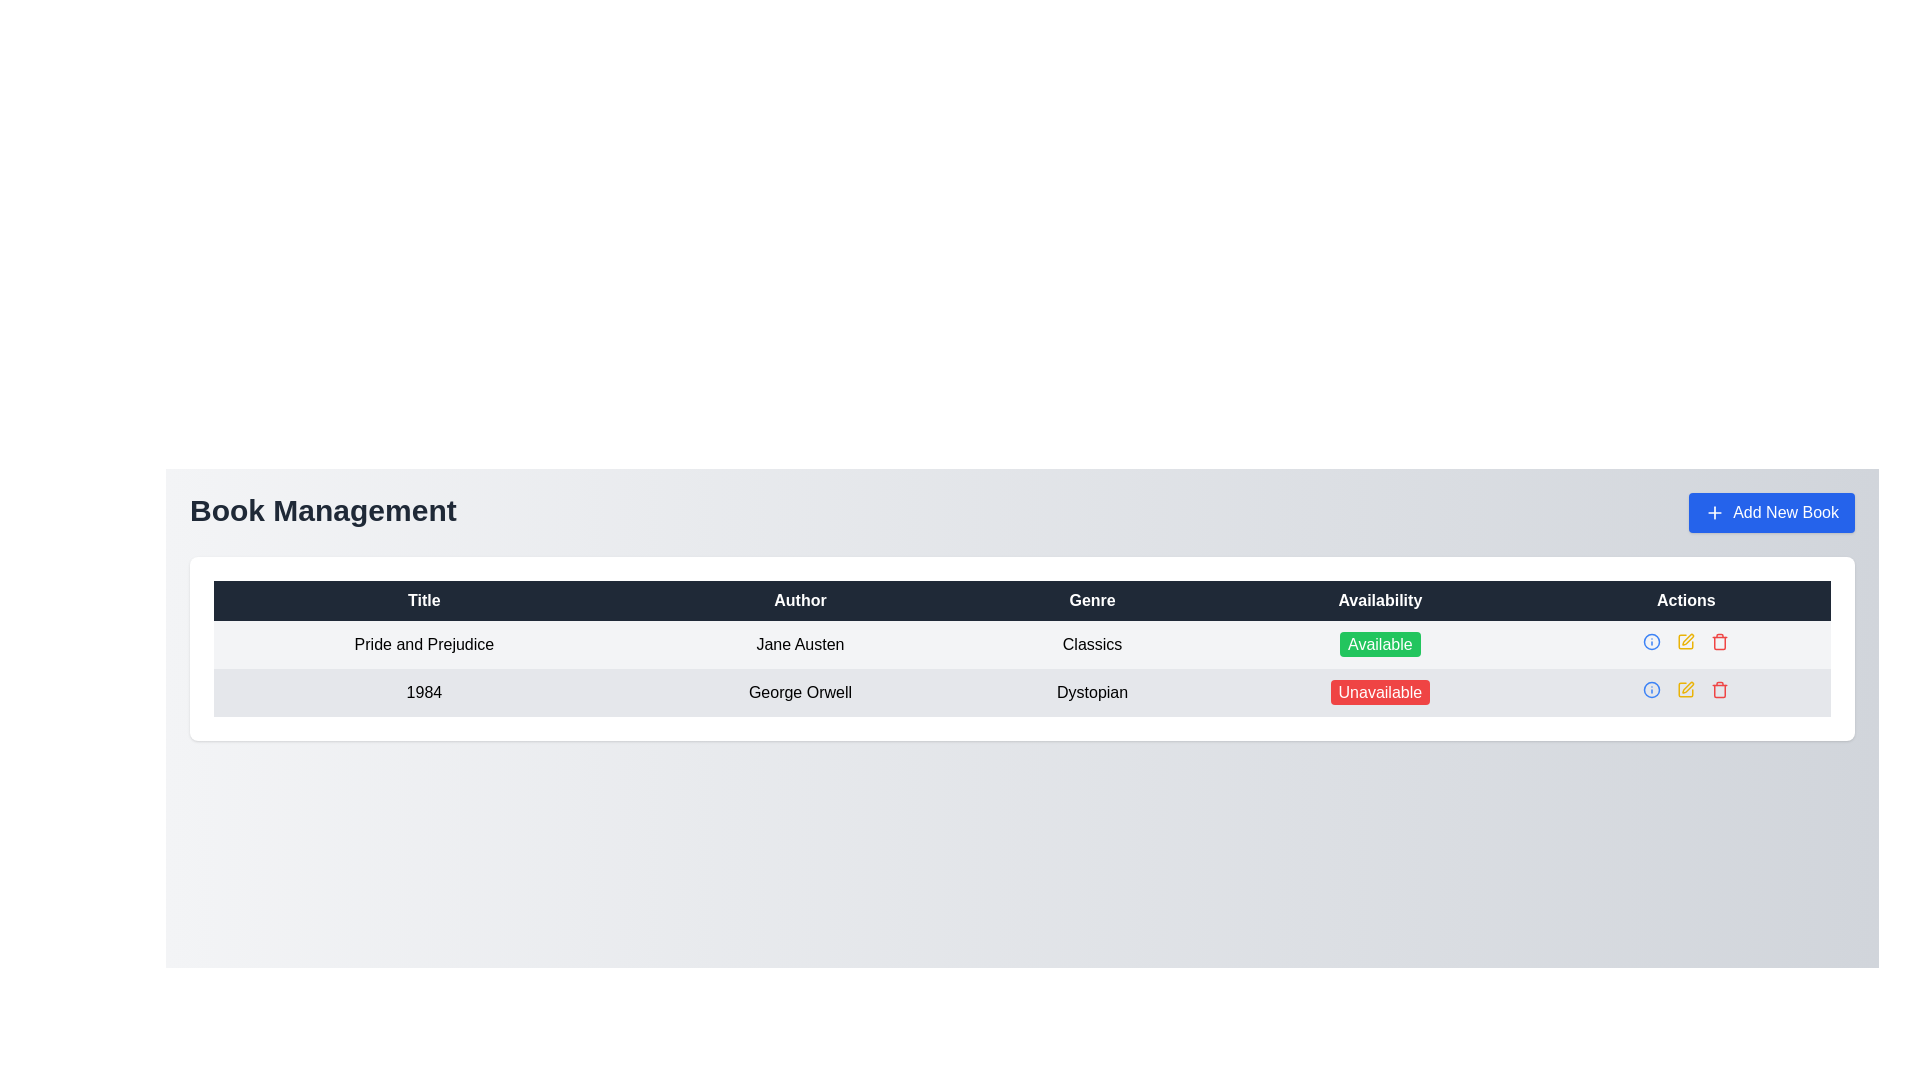  Describe the element at coordinates (1379, 692) in the screenshot. I see `the red button labeled 'Unavailable' in the 'Availability' column of the second row of the book details table for '1984' by George Orwell` at that location.